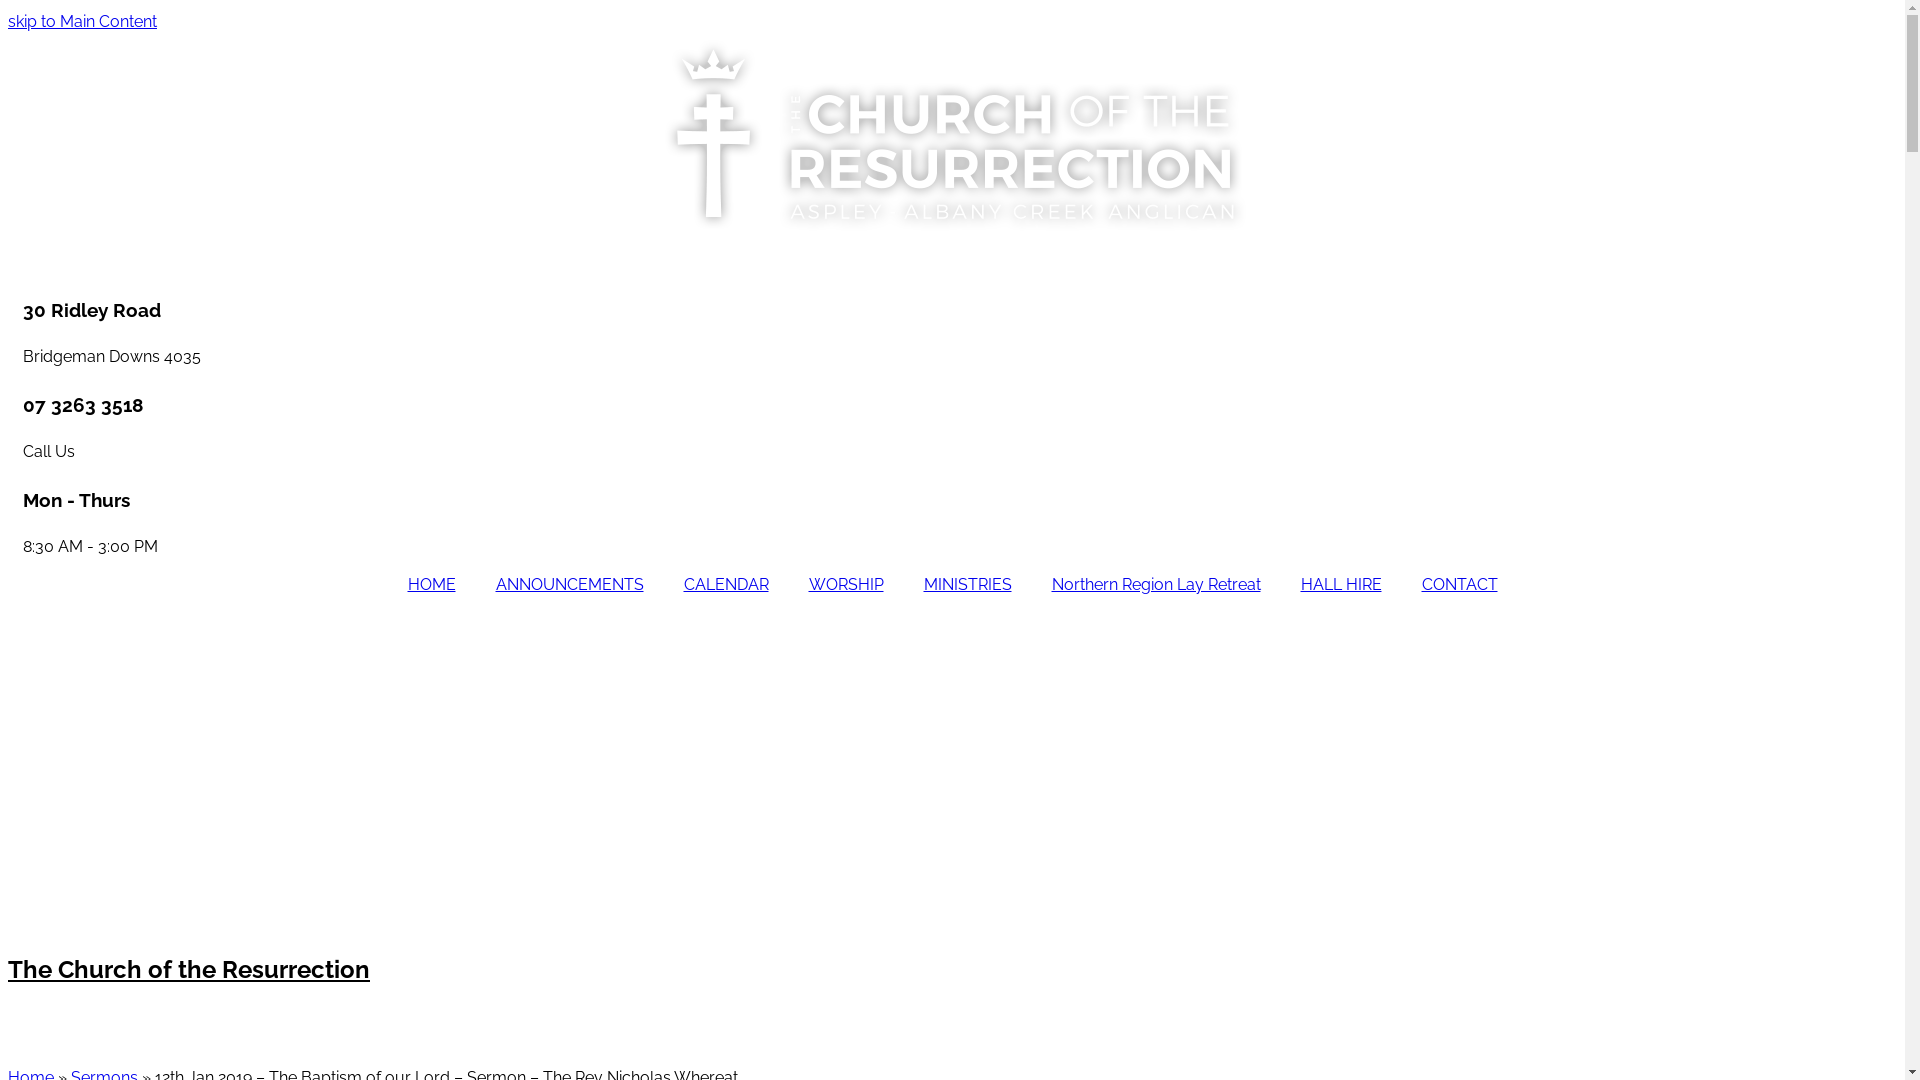 This screenshot has width=1920, height=1080. What do you see at coordinates (845, 585) in the screenshot?
I see `'WORSHIP'` at bounding box center [845, 585].